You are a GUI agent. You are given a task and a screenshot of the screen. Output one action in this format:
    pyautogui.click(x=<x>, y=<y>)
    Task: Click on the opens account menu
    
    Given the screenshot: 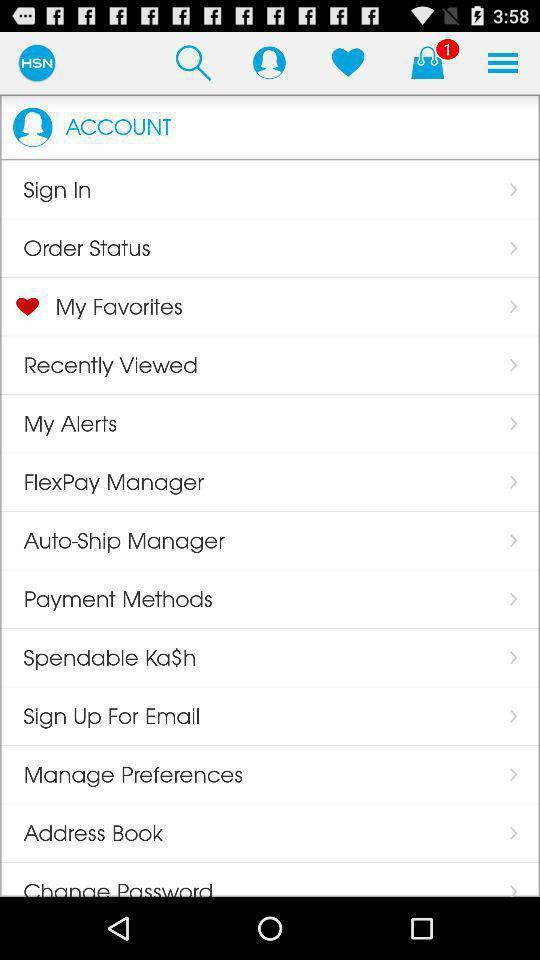 What is the action you would take?
    pyautogui.click(x=269, y=62)
    